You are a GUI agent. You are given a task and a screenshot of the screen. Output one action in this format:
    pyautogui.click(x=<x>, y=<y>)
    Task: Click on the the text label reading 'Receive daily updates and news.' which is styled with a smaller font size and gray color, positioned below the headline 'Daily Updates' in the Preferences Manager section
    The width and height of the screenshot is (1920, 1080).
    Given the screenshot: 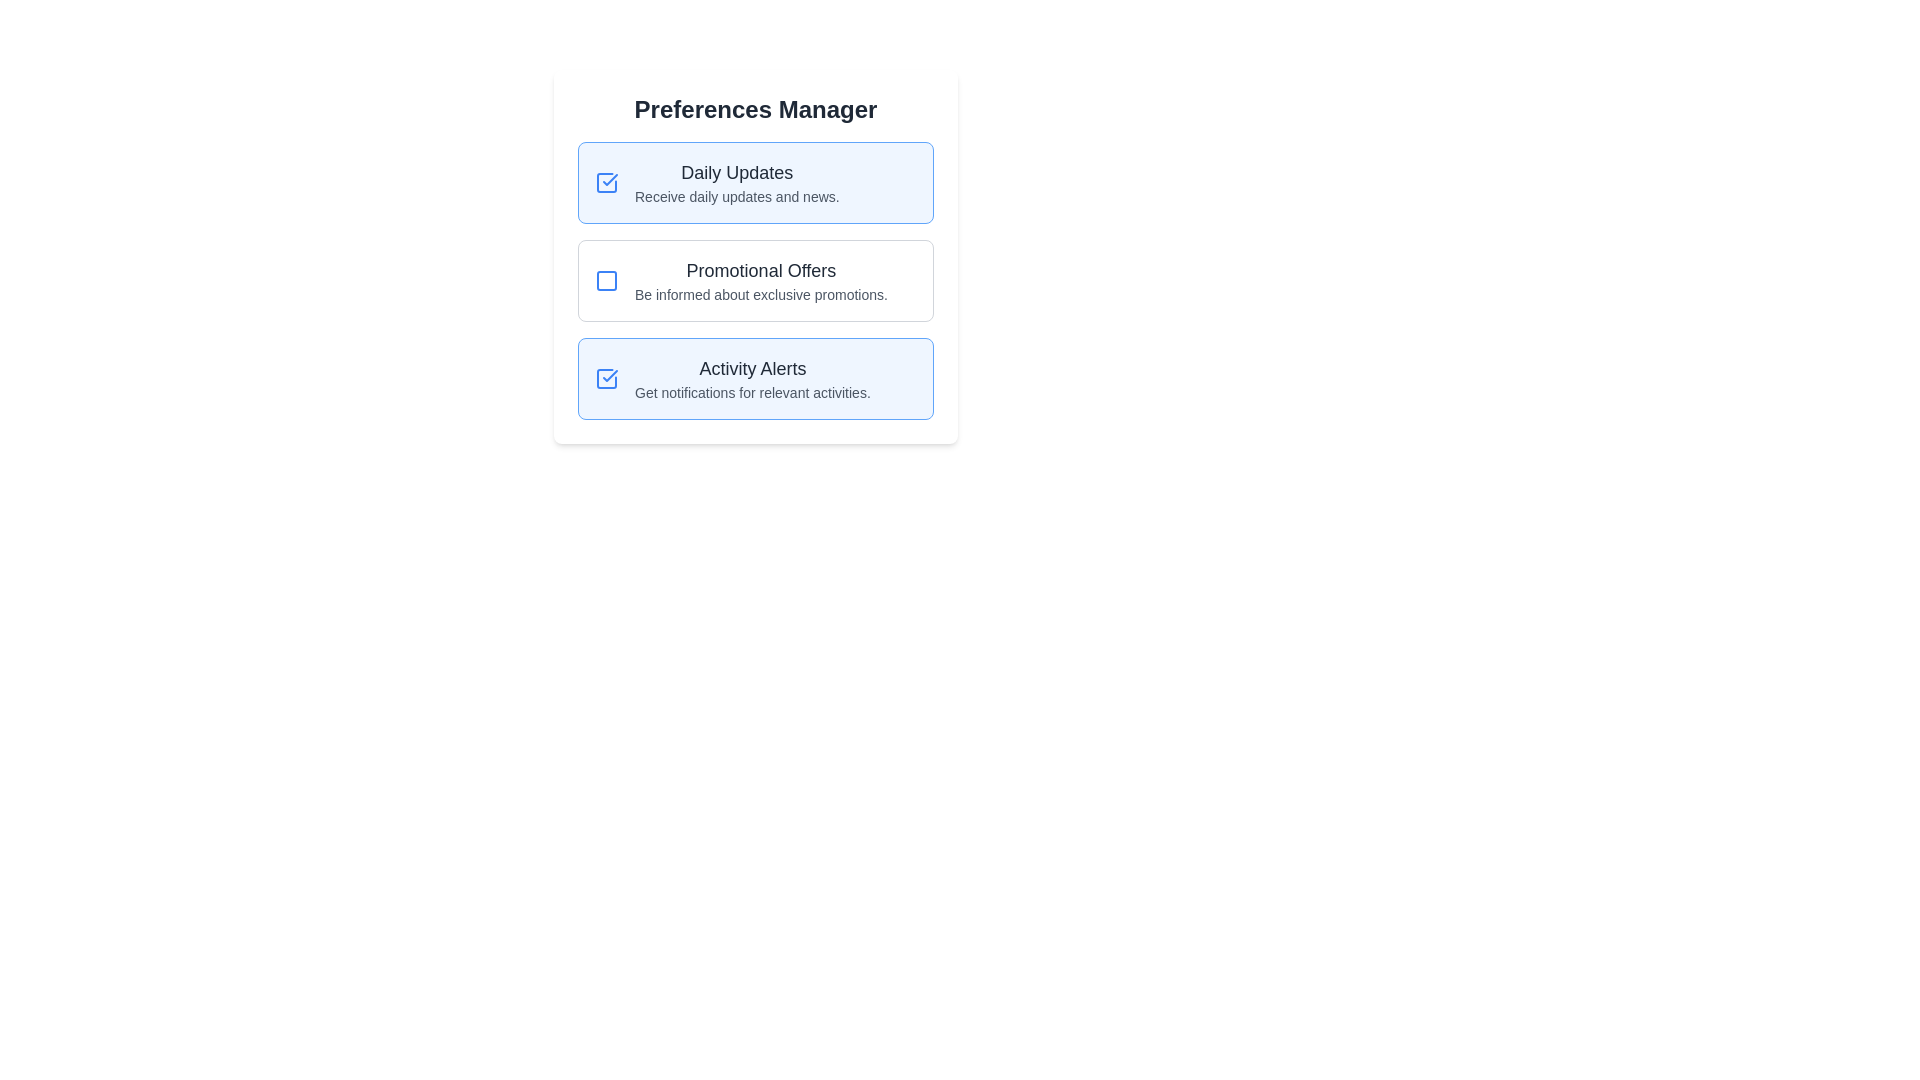 What is the action you would take?
    pyautogui.click(x=736, y=196)
    